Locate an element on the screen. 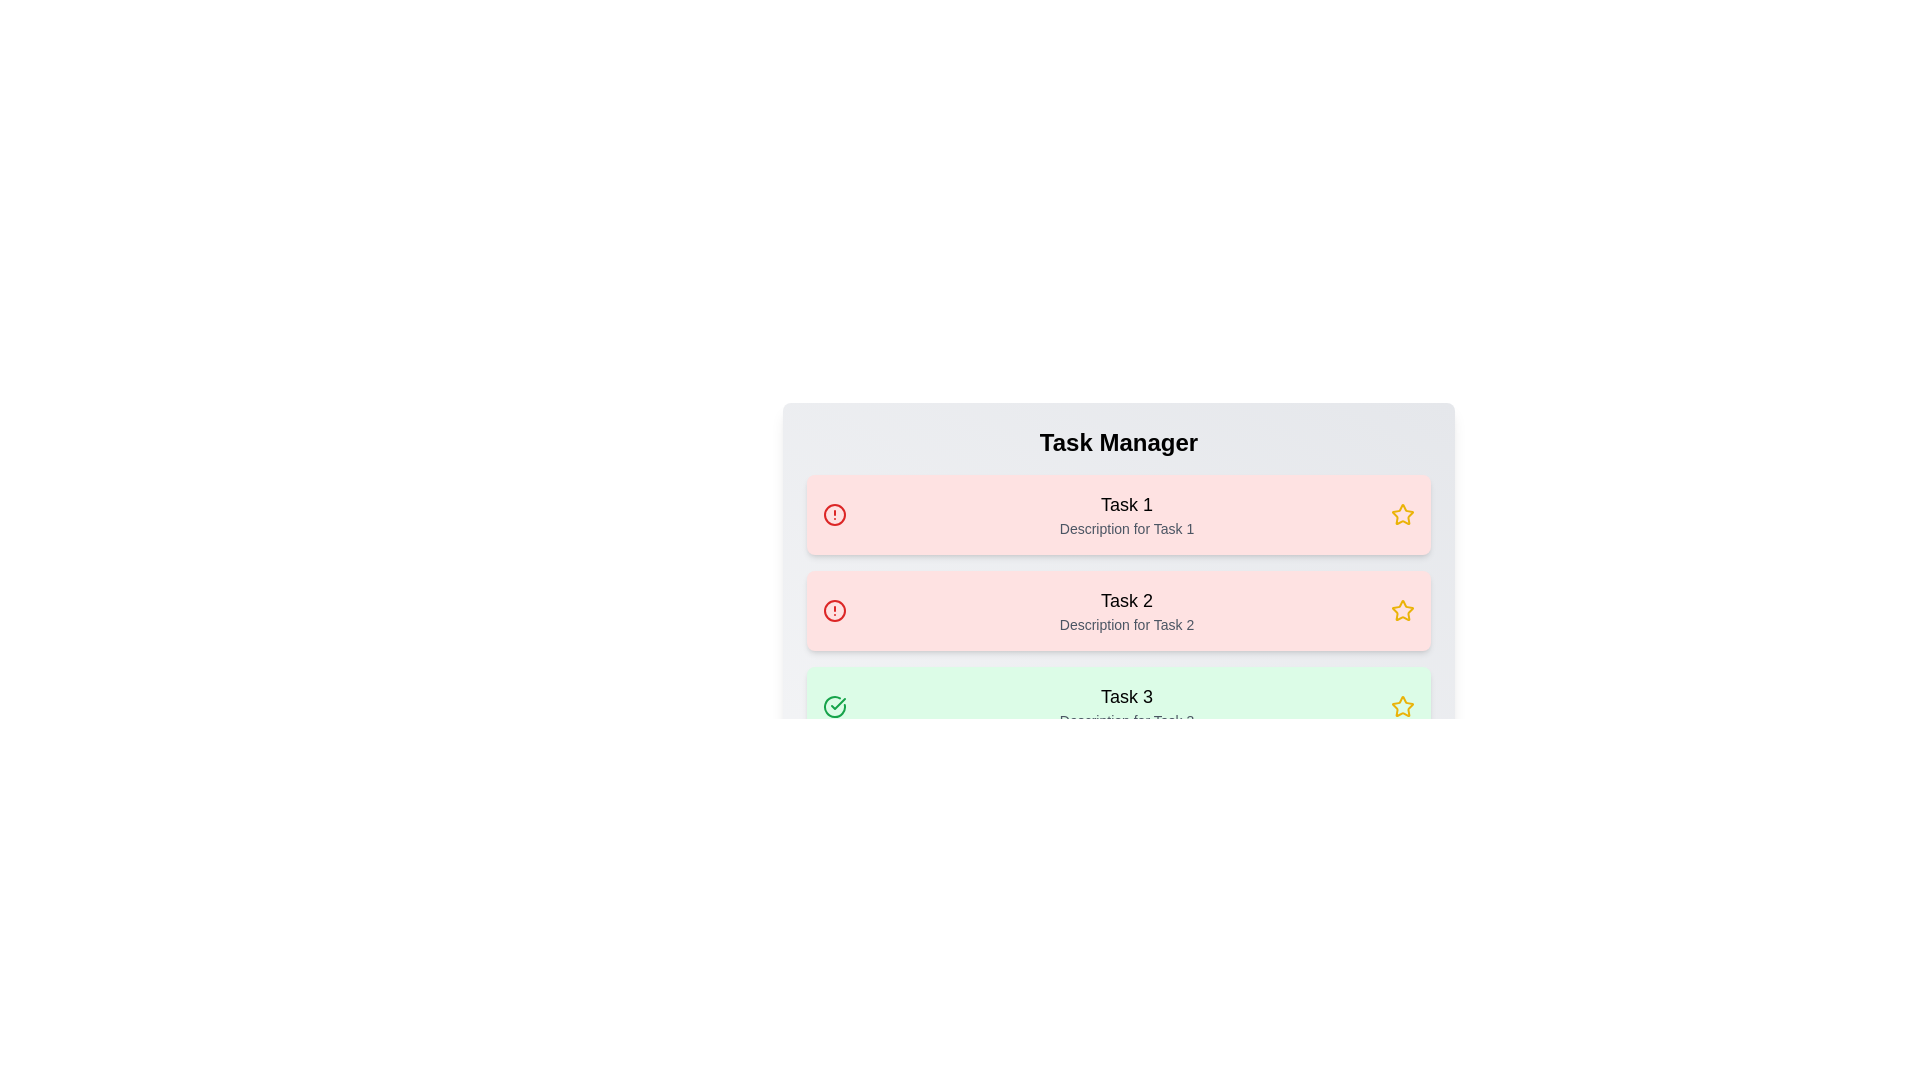 This screenshot has width=1920, height=1080. the task row corresponding to 2 to toggle its completion state is located at coordinates (1117, 609).